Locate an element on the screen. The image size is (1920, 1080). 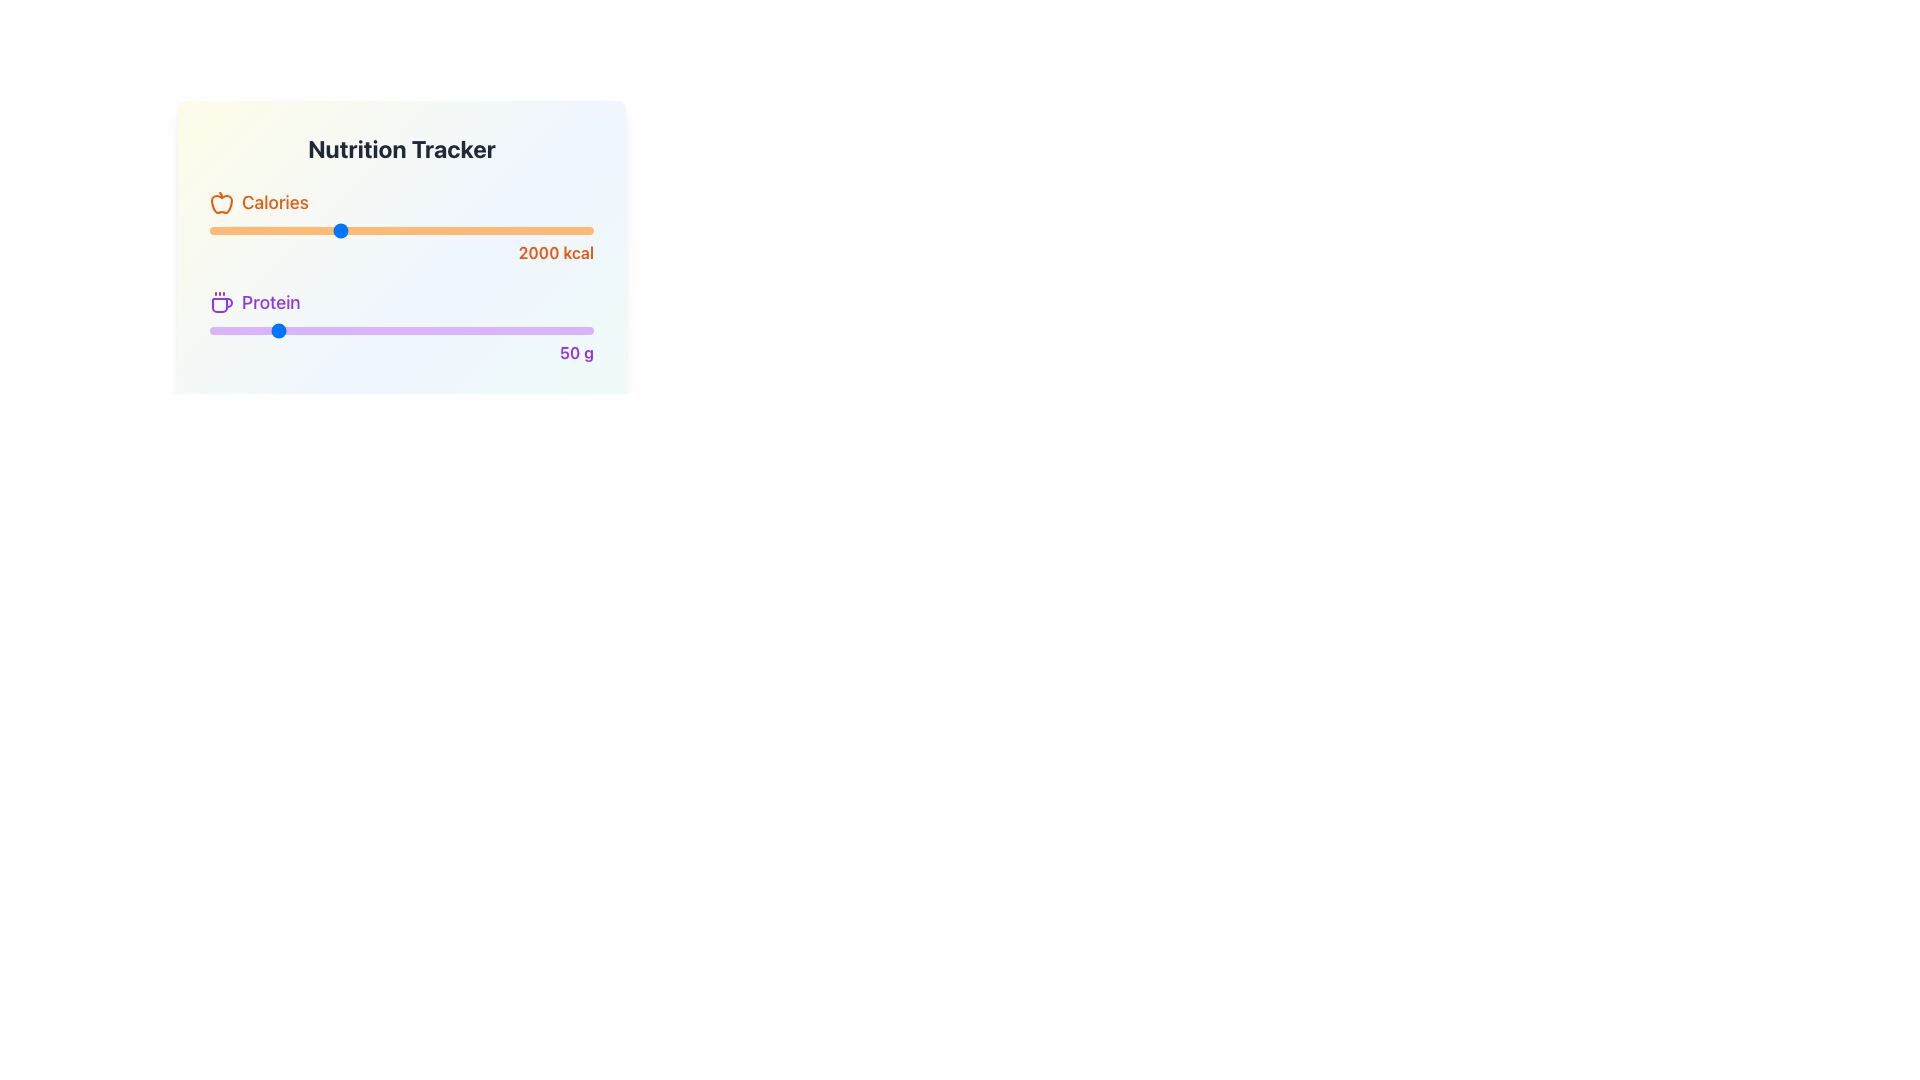
calorie goal is located at coordinates (245, 230).